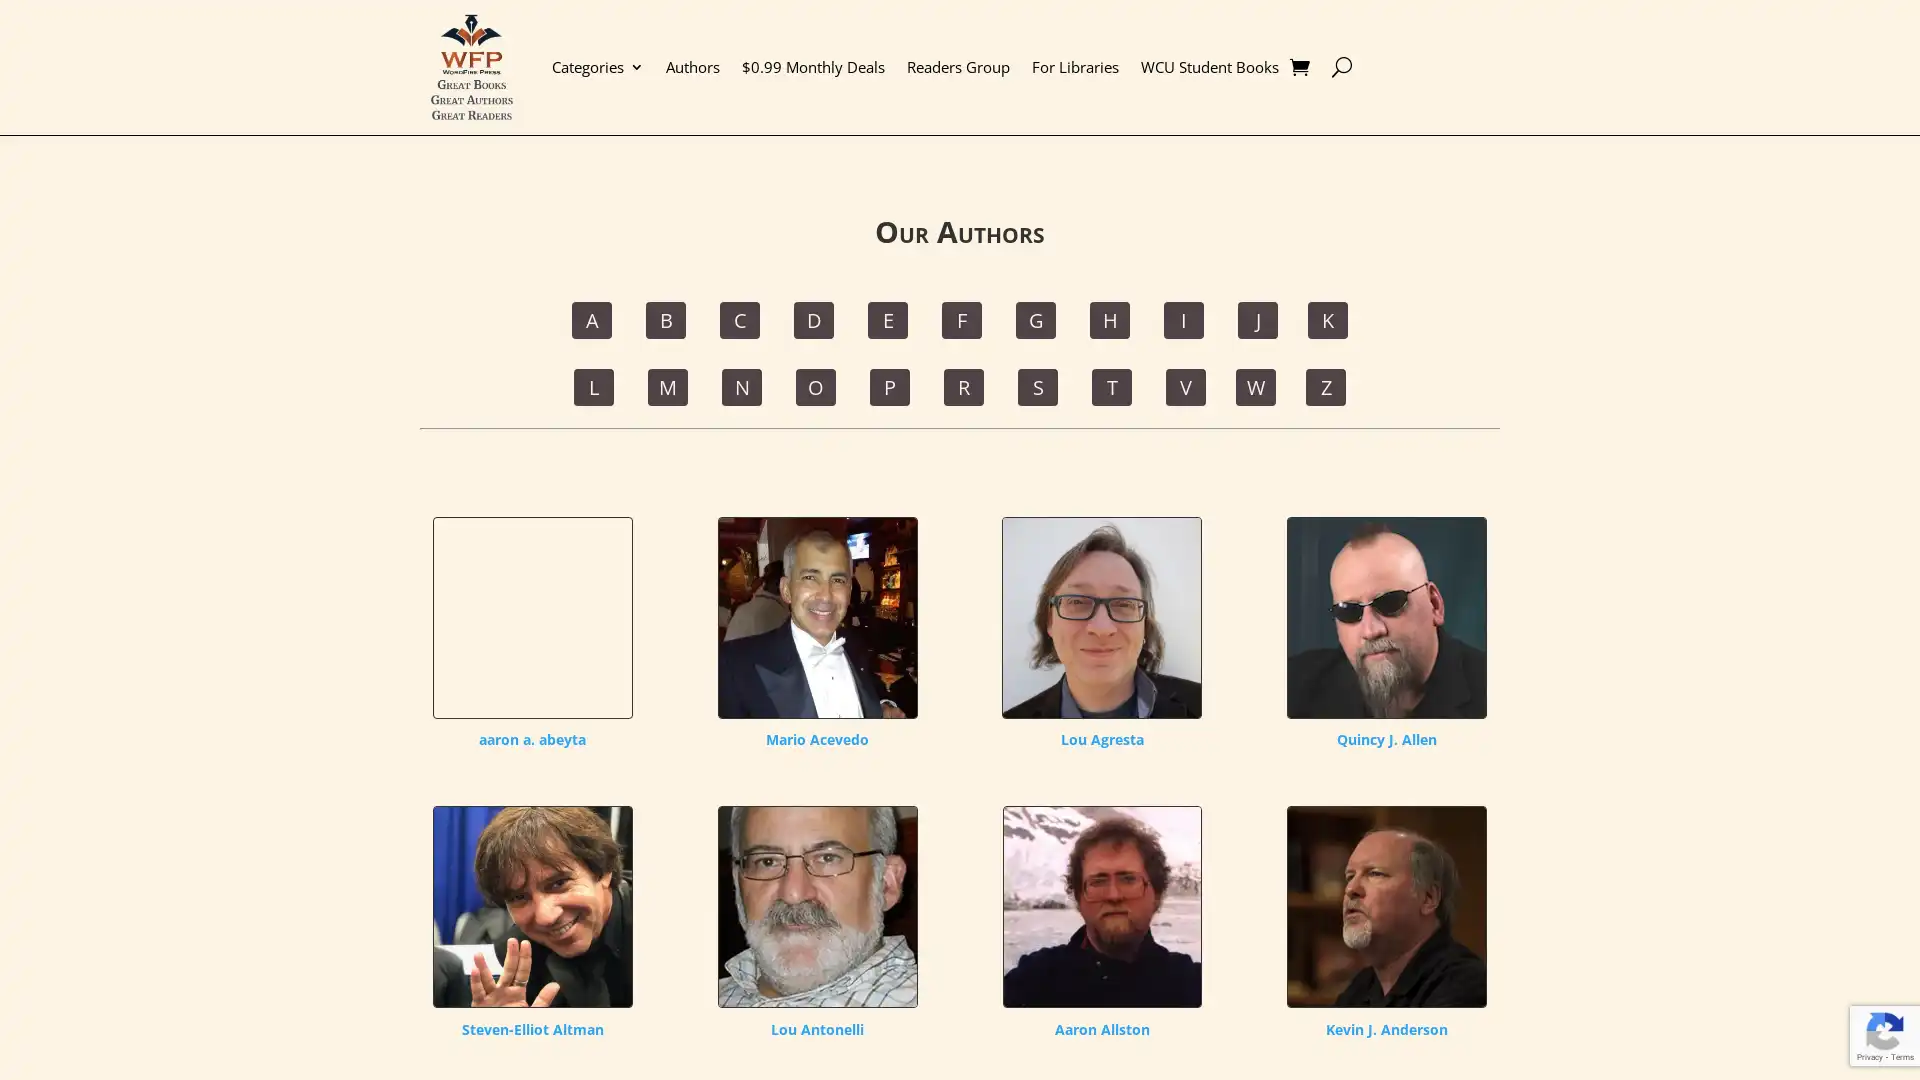 The height and width of the screenshot is (1080, 1920). I want to click on A, so click(590, 318).